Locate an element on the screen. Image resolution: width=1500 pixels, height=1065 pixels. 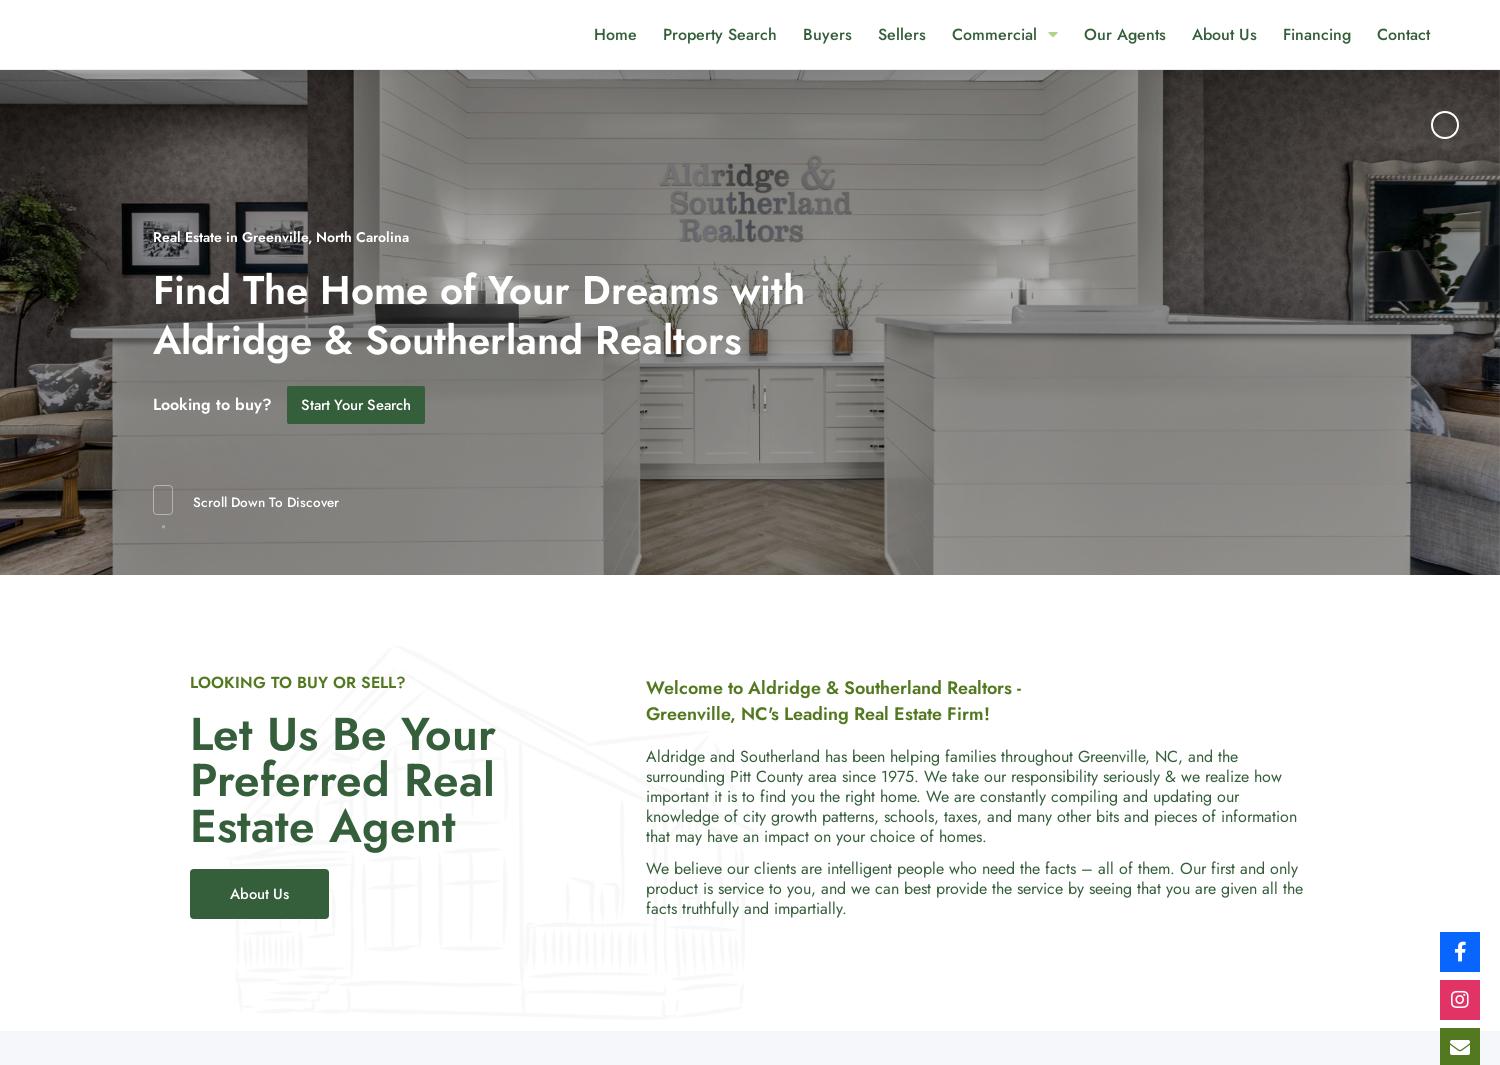
'Scroll Down To Discover' is located at coordinates (265, 500).